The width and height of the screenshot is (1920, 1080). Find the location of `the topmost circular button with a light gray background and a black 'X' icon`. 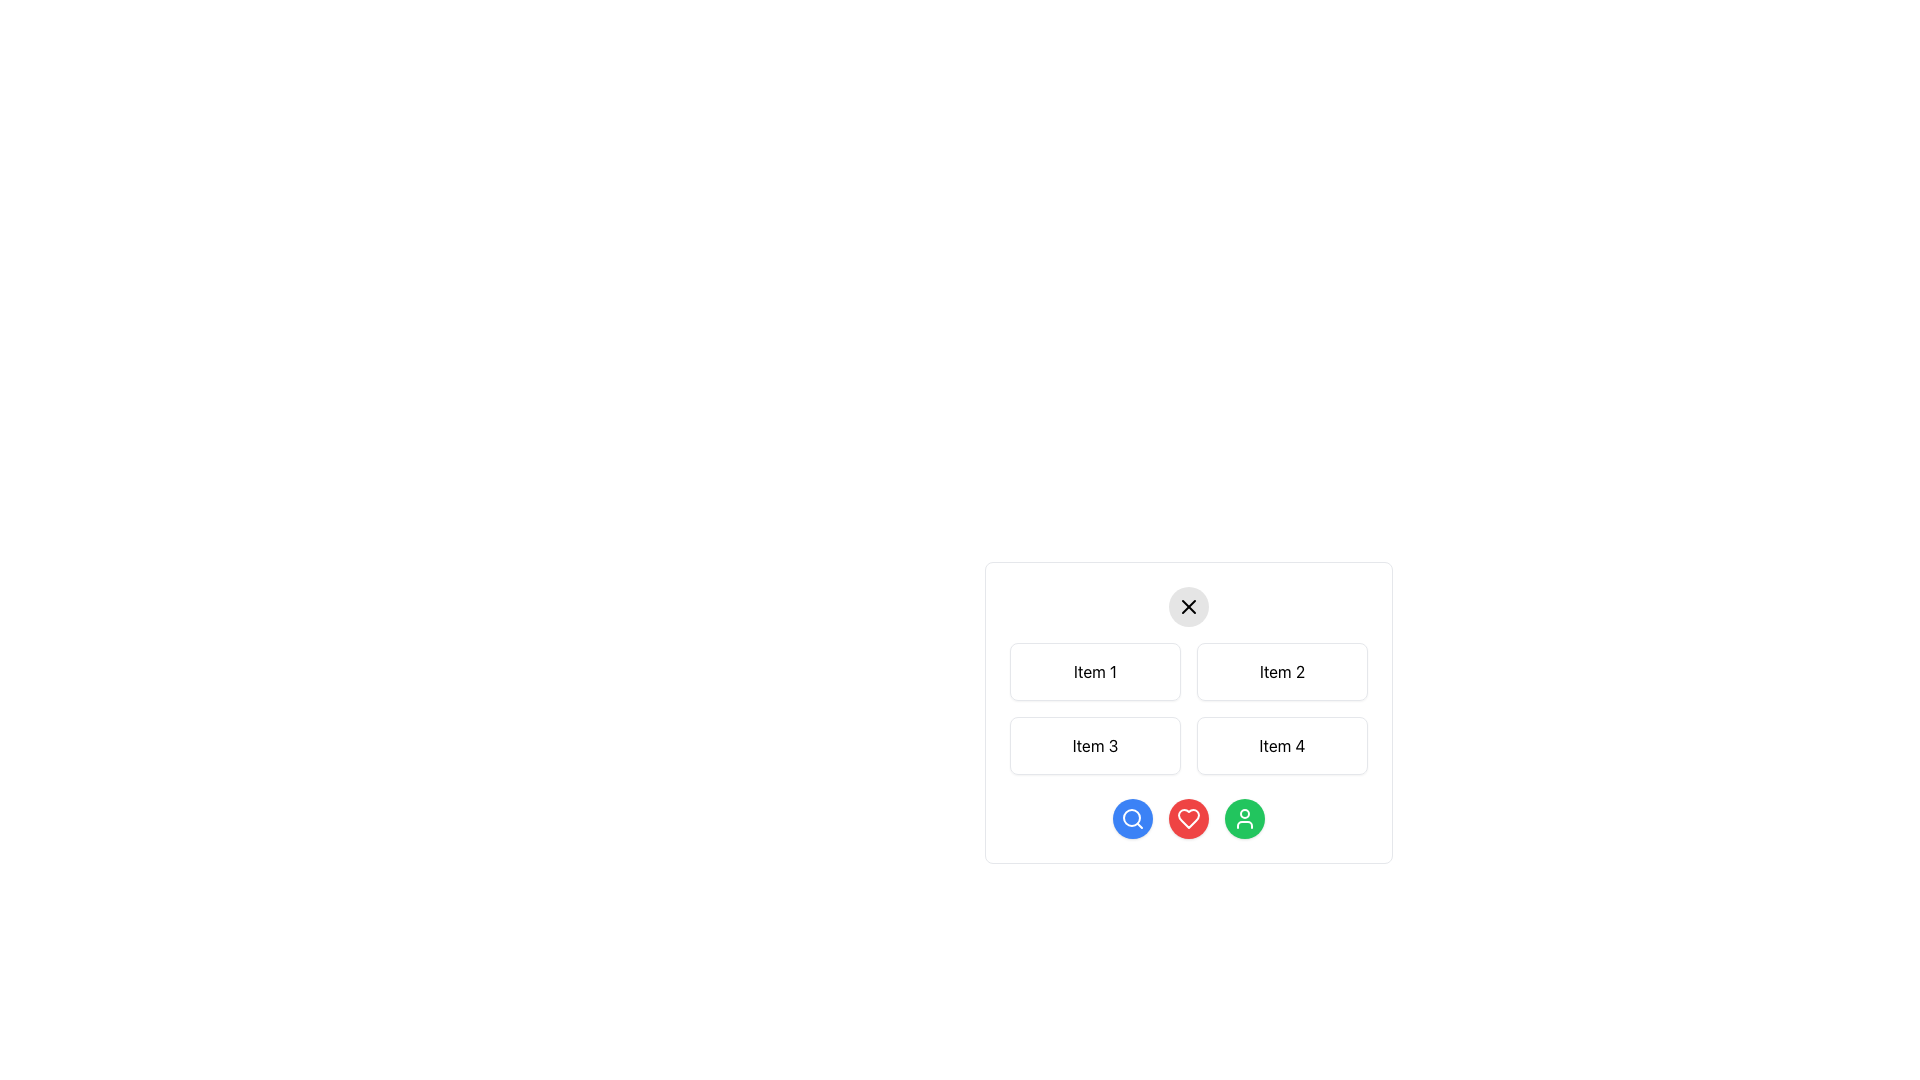

the topmost circular button with a light gray background and a black 'X' icon is located at coordinates (1189, 605).